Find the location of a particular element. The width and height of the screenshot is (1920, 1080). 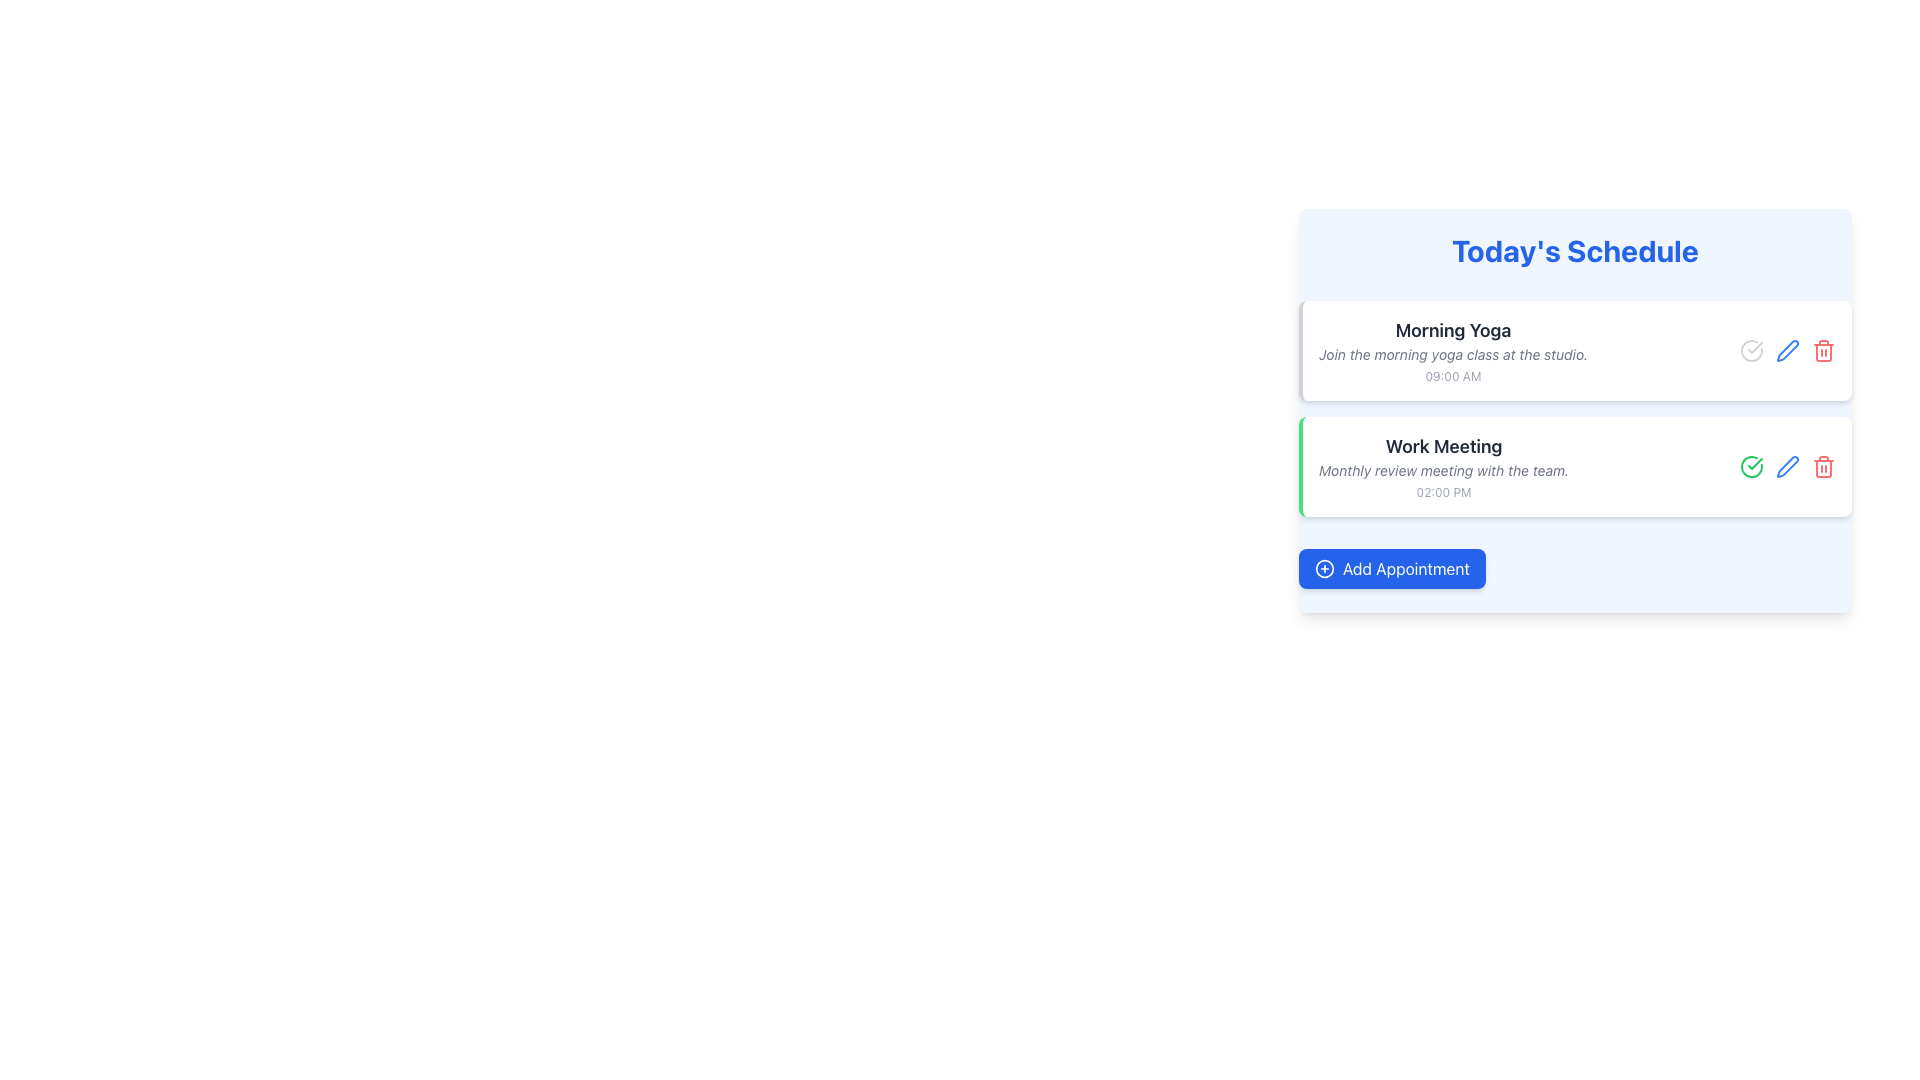

the first icon in the row of three icons to the left of the 'Work Meeting' text to mark the action as completed is located at coordinates (1751, 466).